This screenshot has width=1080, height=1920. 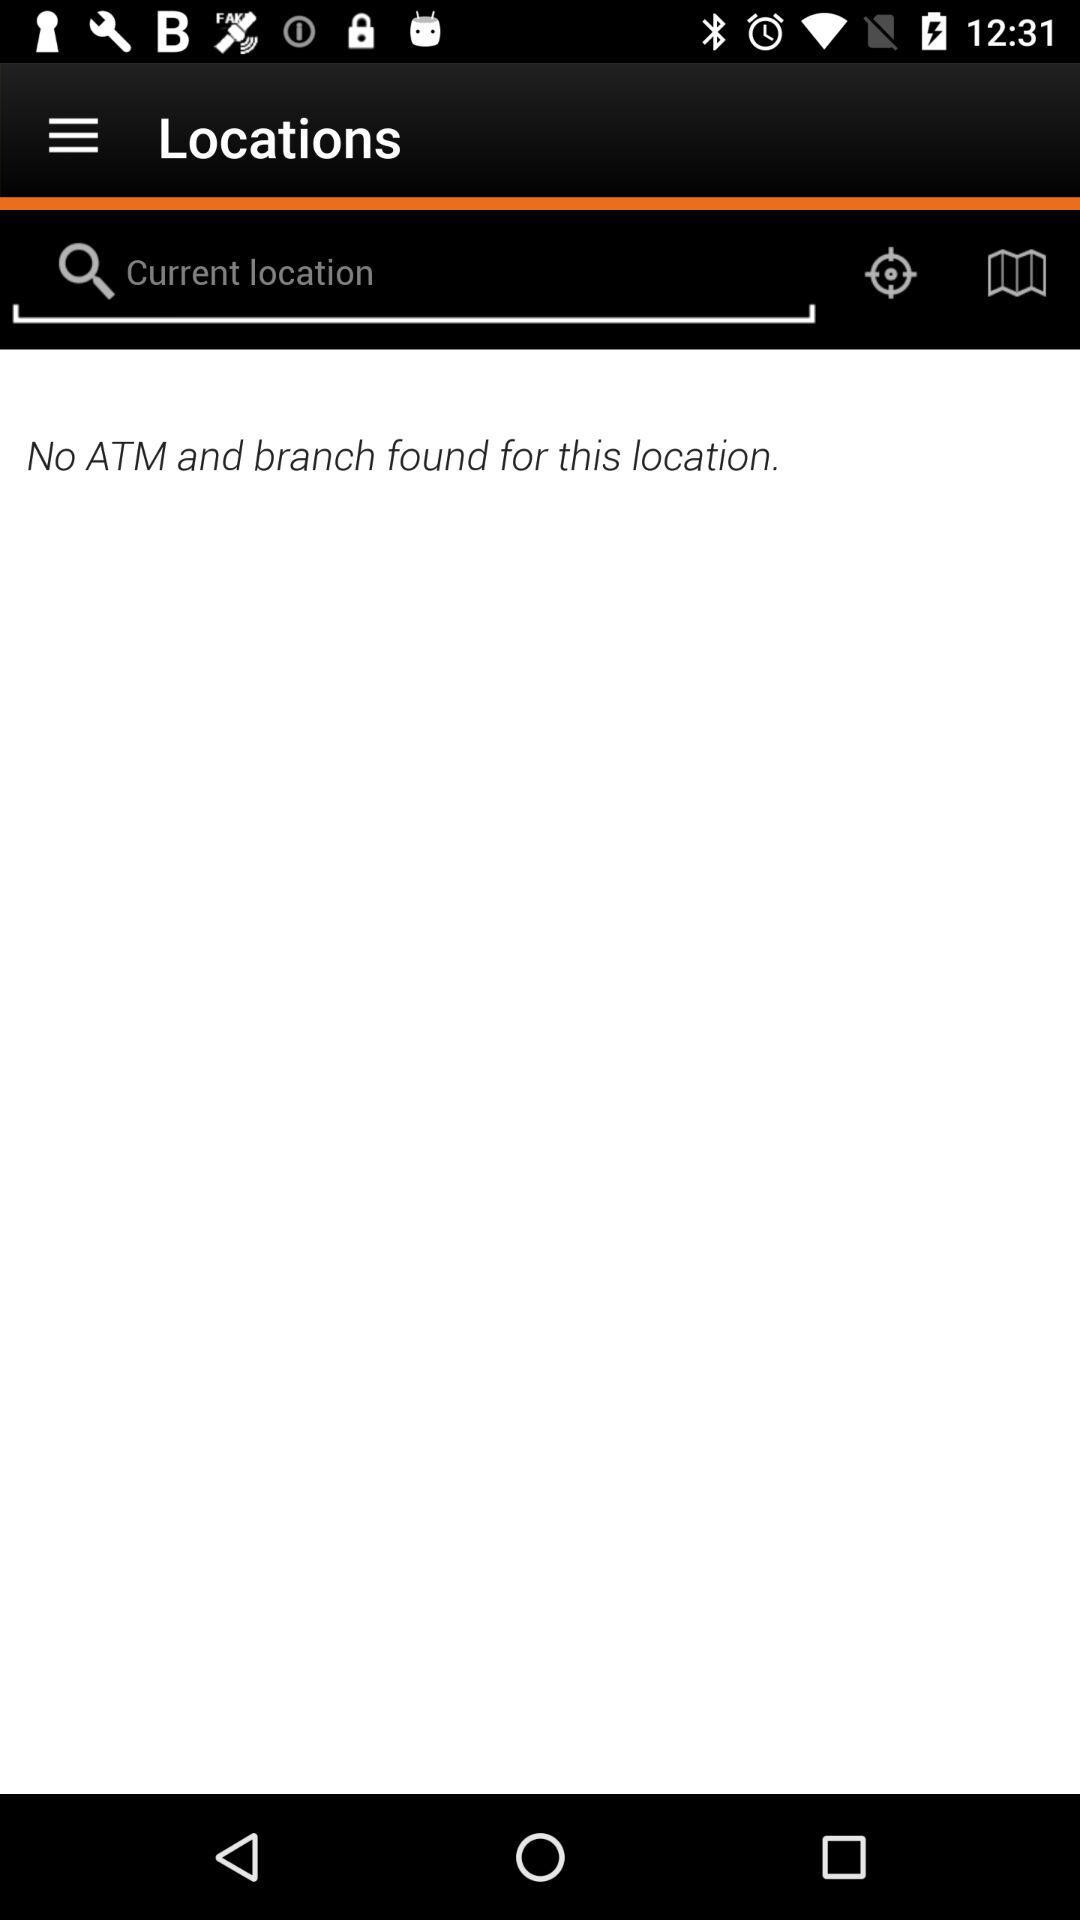 I want to click on the item next to the locations app, so click(x=72, y=135).